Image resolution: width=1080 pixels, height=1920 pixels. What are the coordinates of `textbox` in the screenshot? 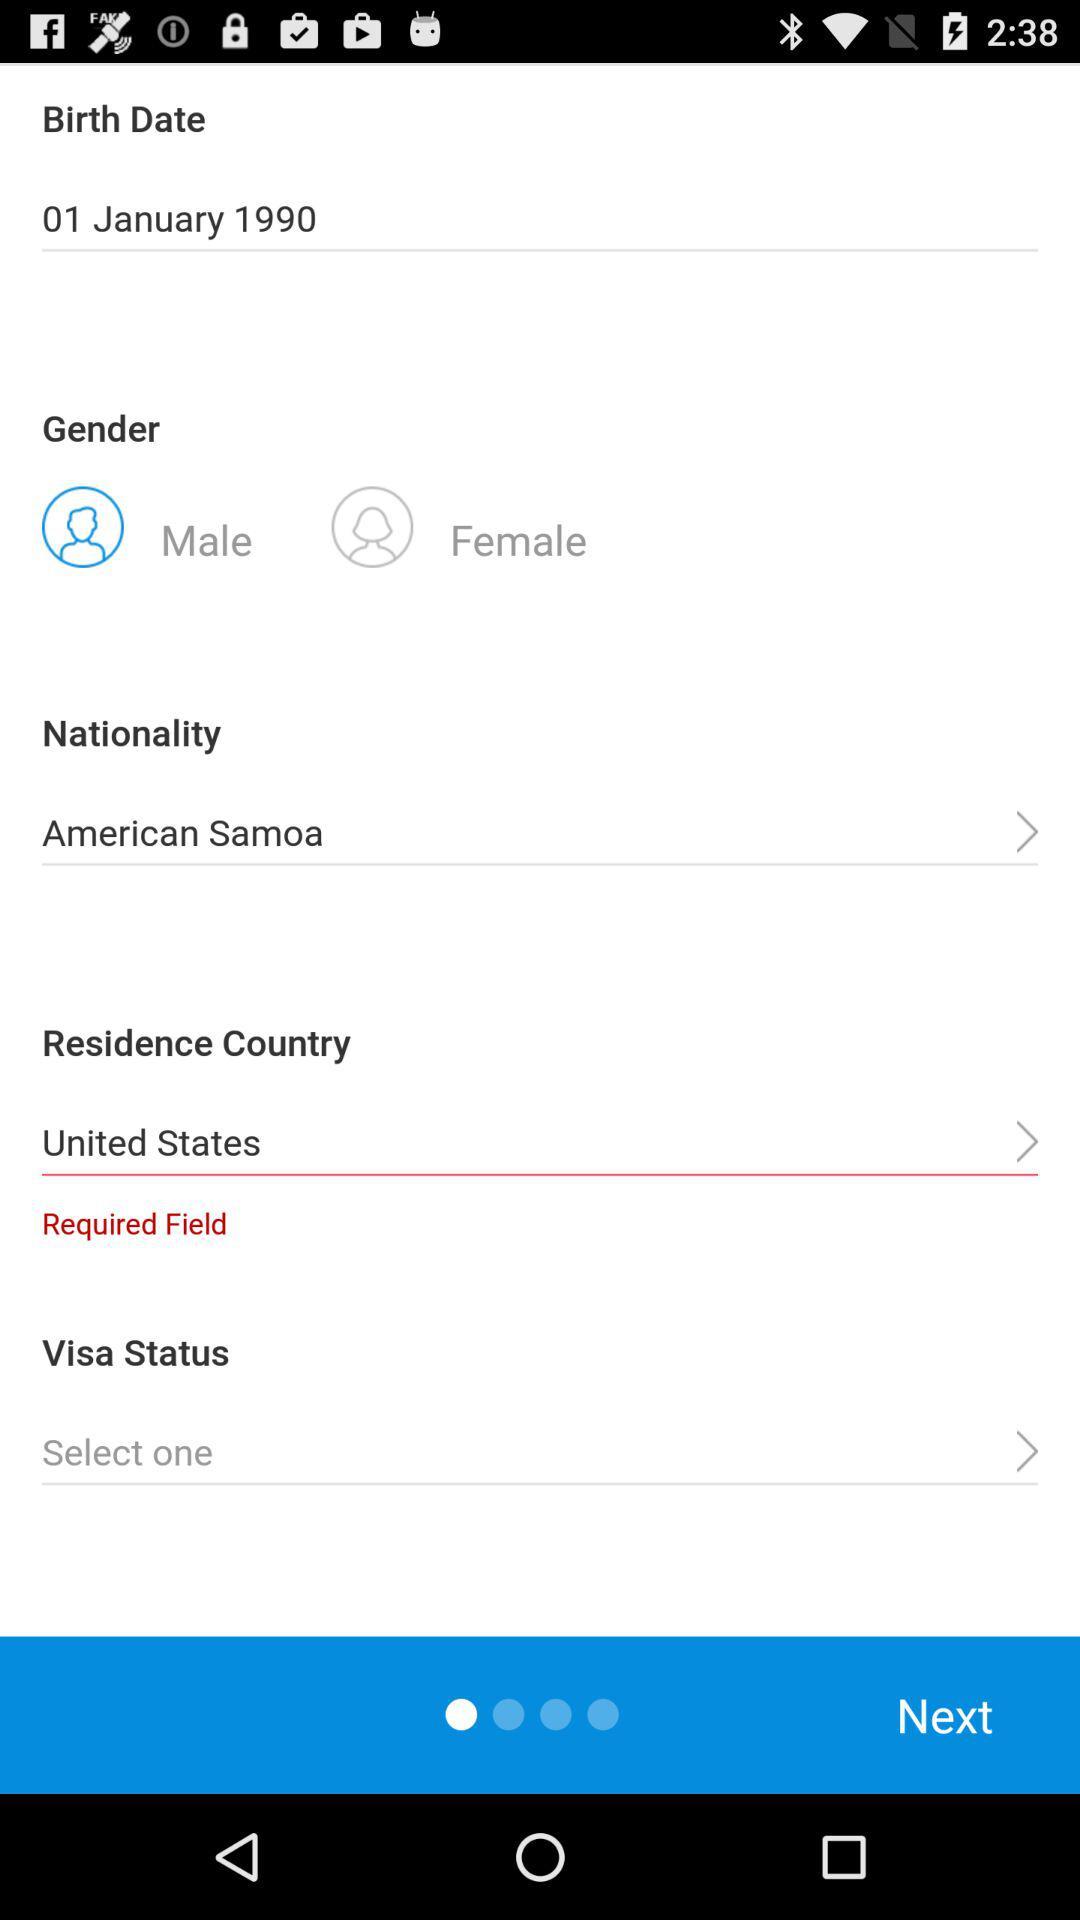 It's located at (540, 1452).